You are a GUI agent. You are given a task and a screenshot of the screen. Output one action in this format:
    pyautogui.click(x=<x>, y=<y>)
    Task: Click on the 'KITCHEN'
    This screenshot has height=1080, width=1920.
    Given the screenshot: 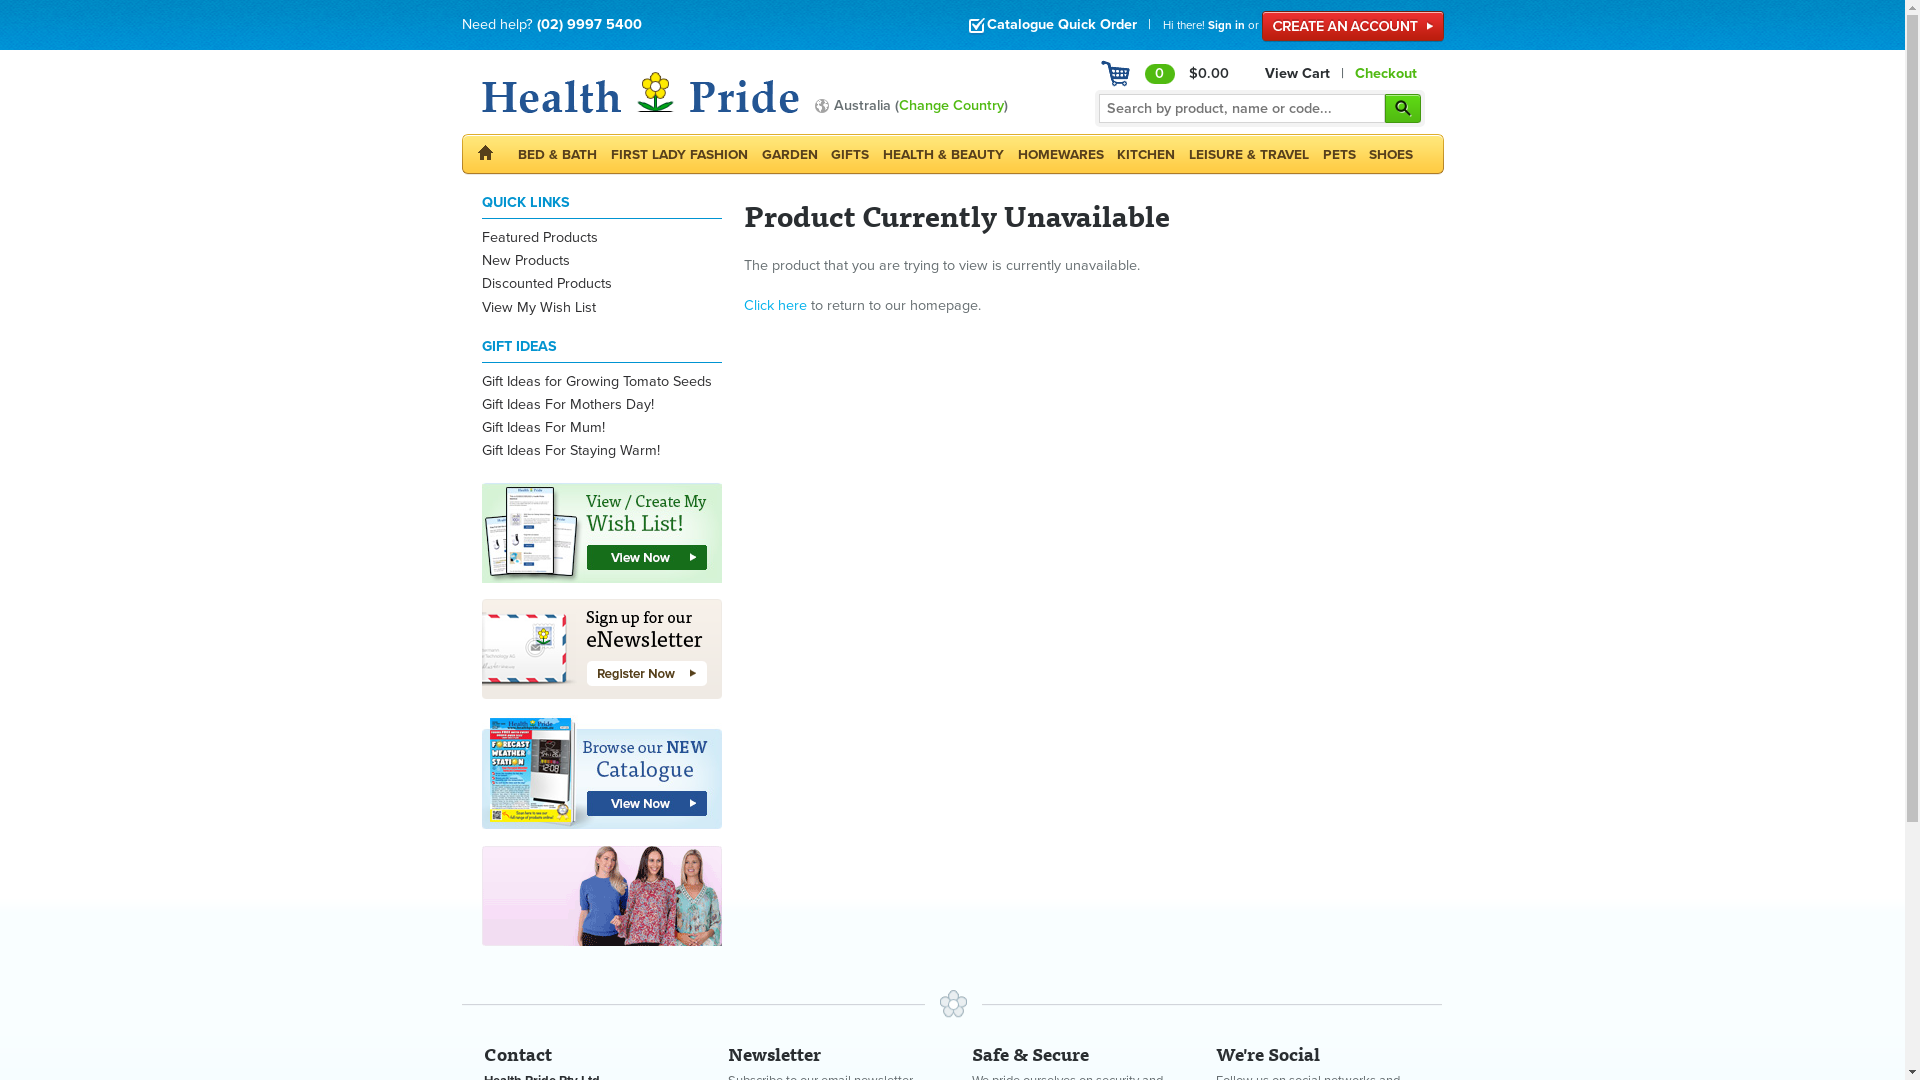 What is the action you would take?
    pyautogui.click(x=1146, y=153)
    